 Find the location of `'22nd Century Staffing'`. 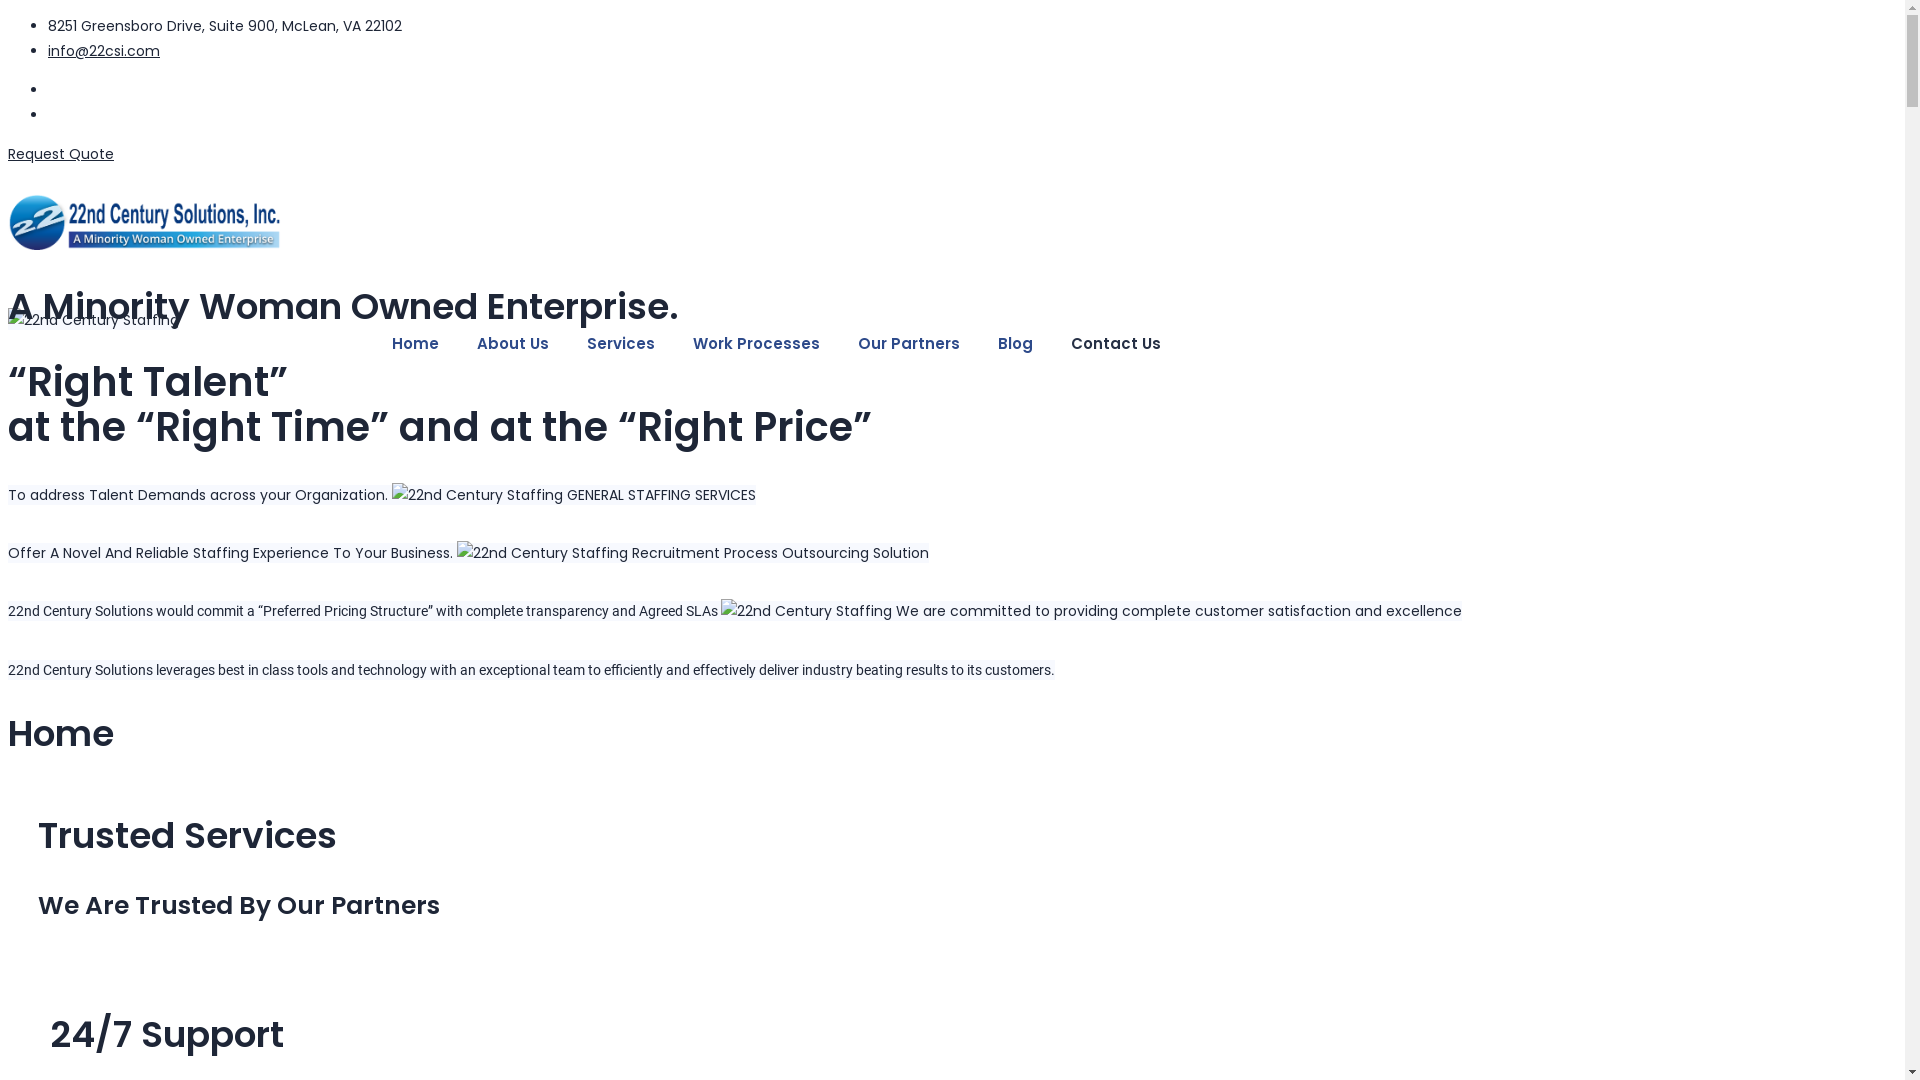

'22nd Century Staffing' is located at coordinates (92, 319).